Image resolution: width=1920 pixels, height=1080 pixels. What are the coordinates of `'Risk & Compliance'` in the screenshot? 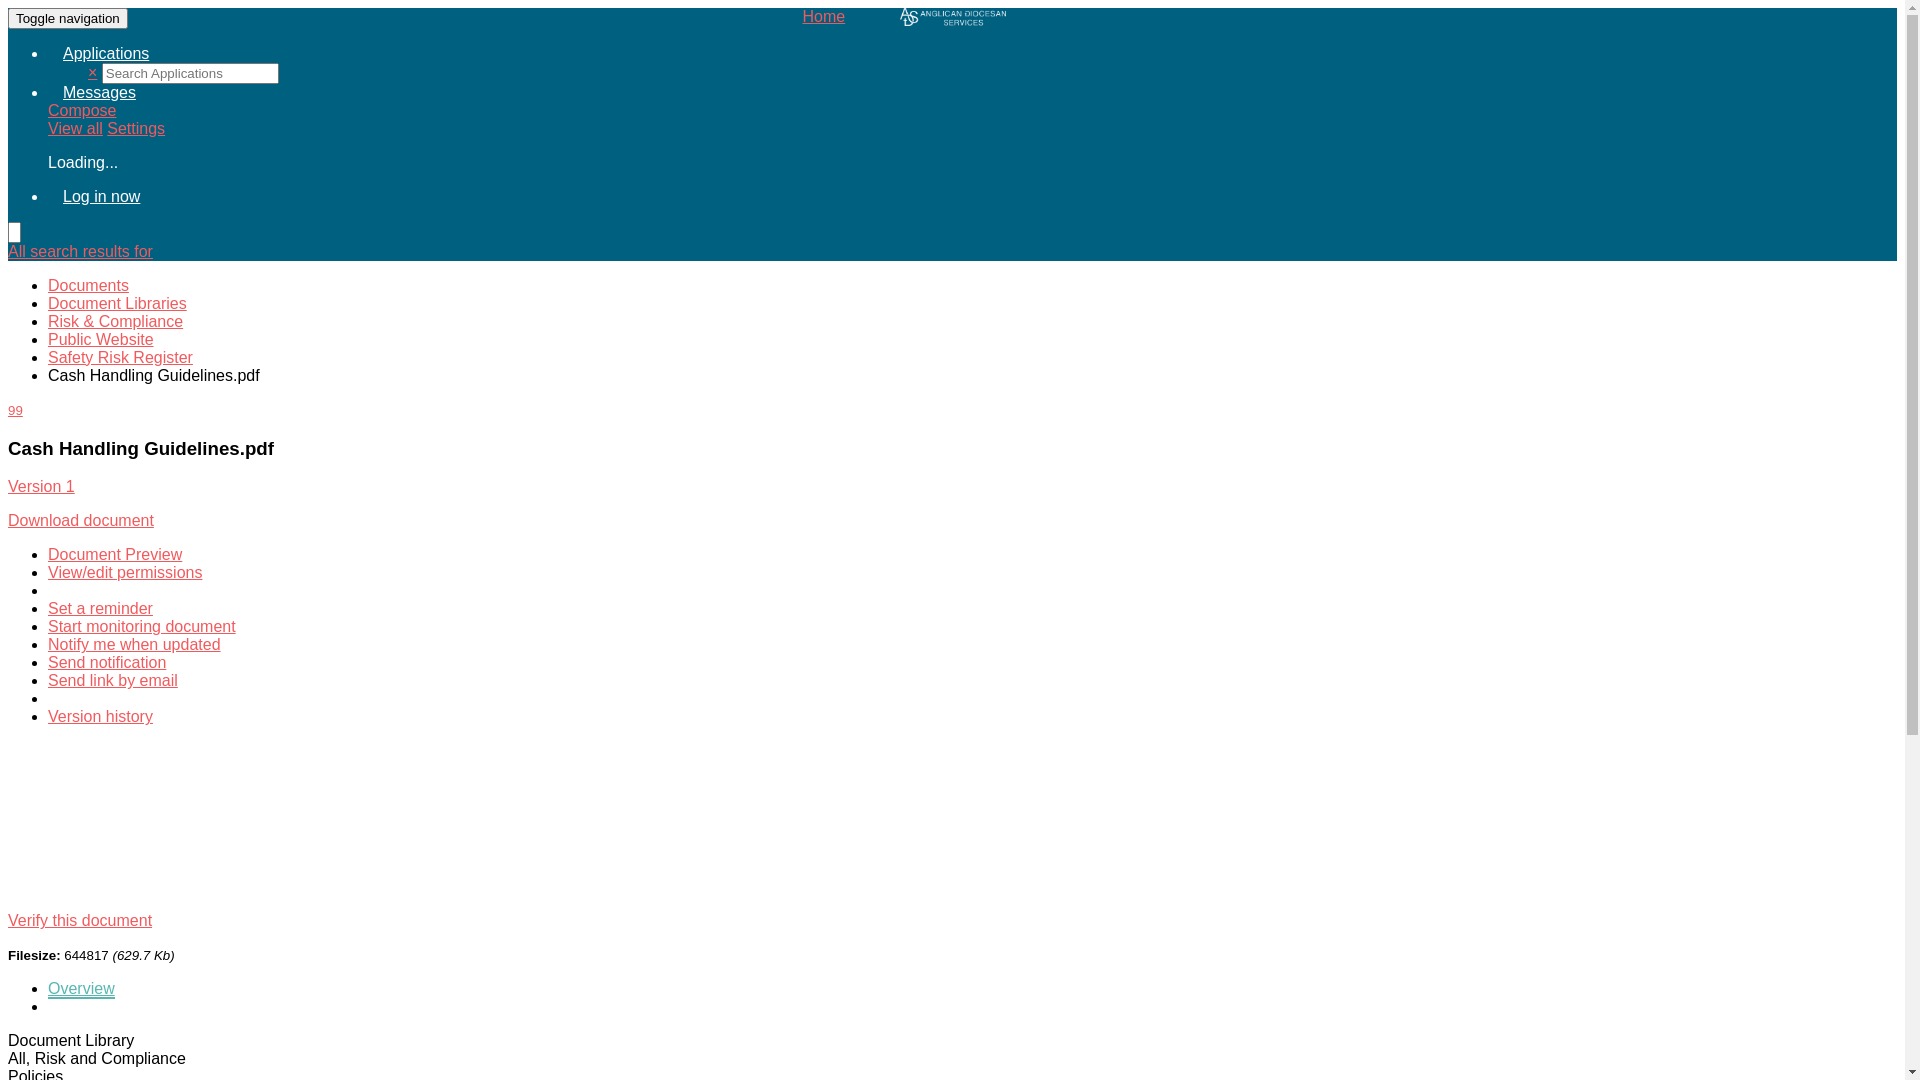 It's located at (48, 320).